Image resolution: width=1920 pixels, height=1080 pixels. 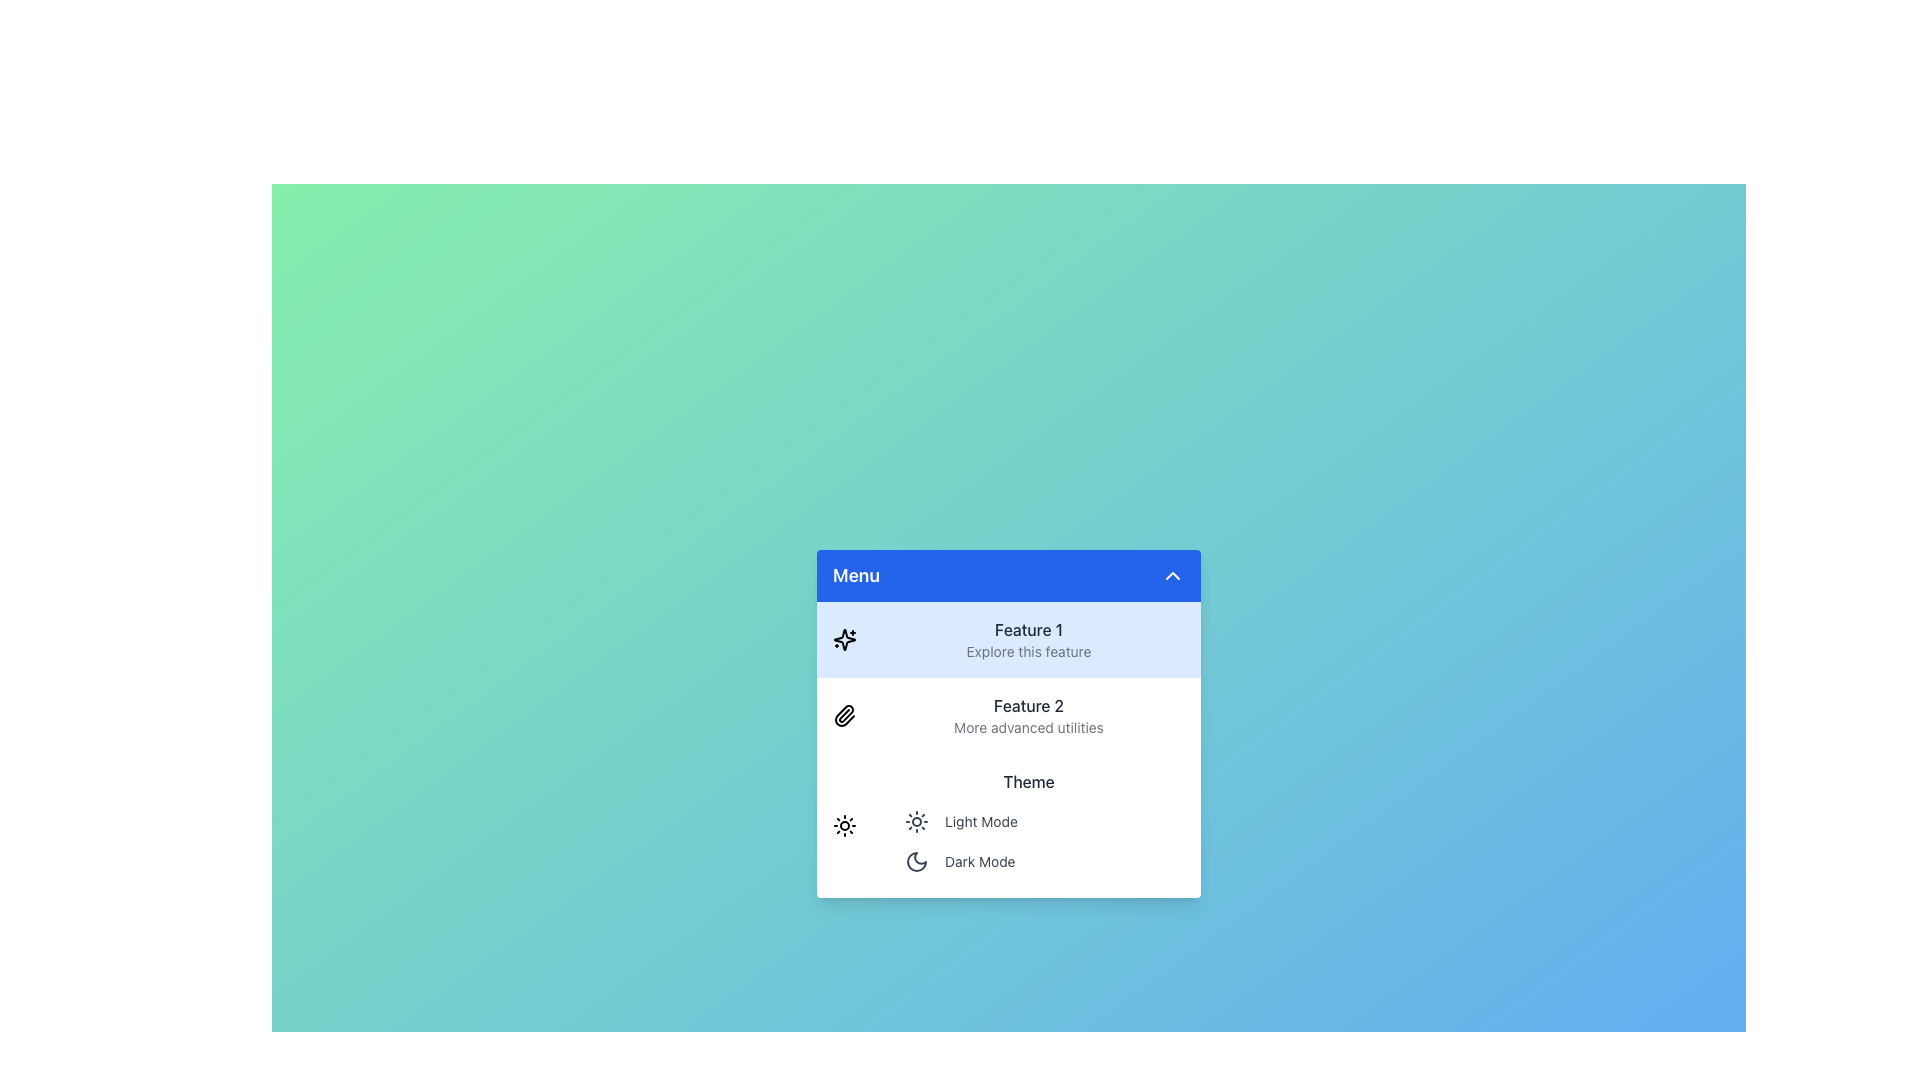 I want to click on the 'Dark Mode' label located within the 'Theme' section of the menu card, so click(x=980, y=860).